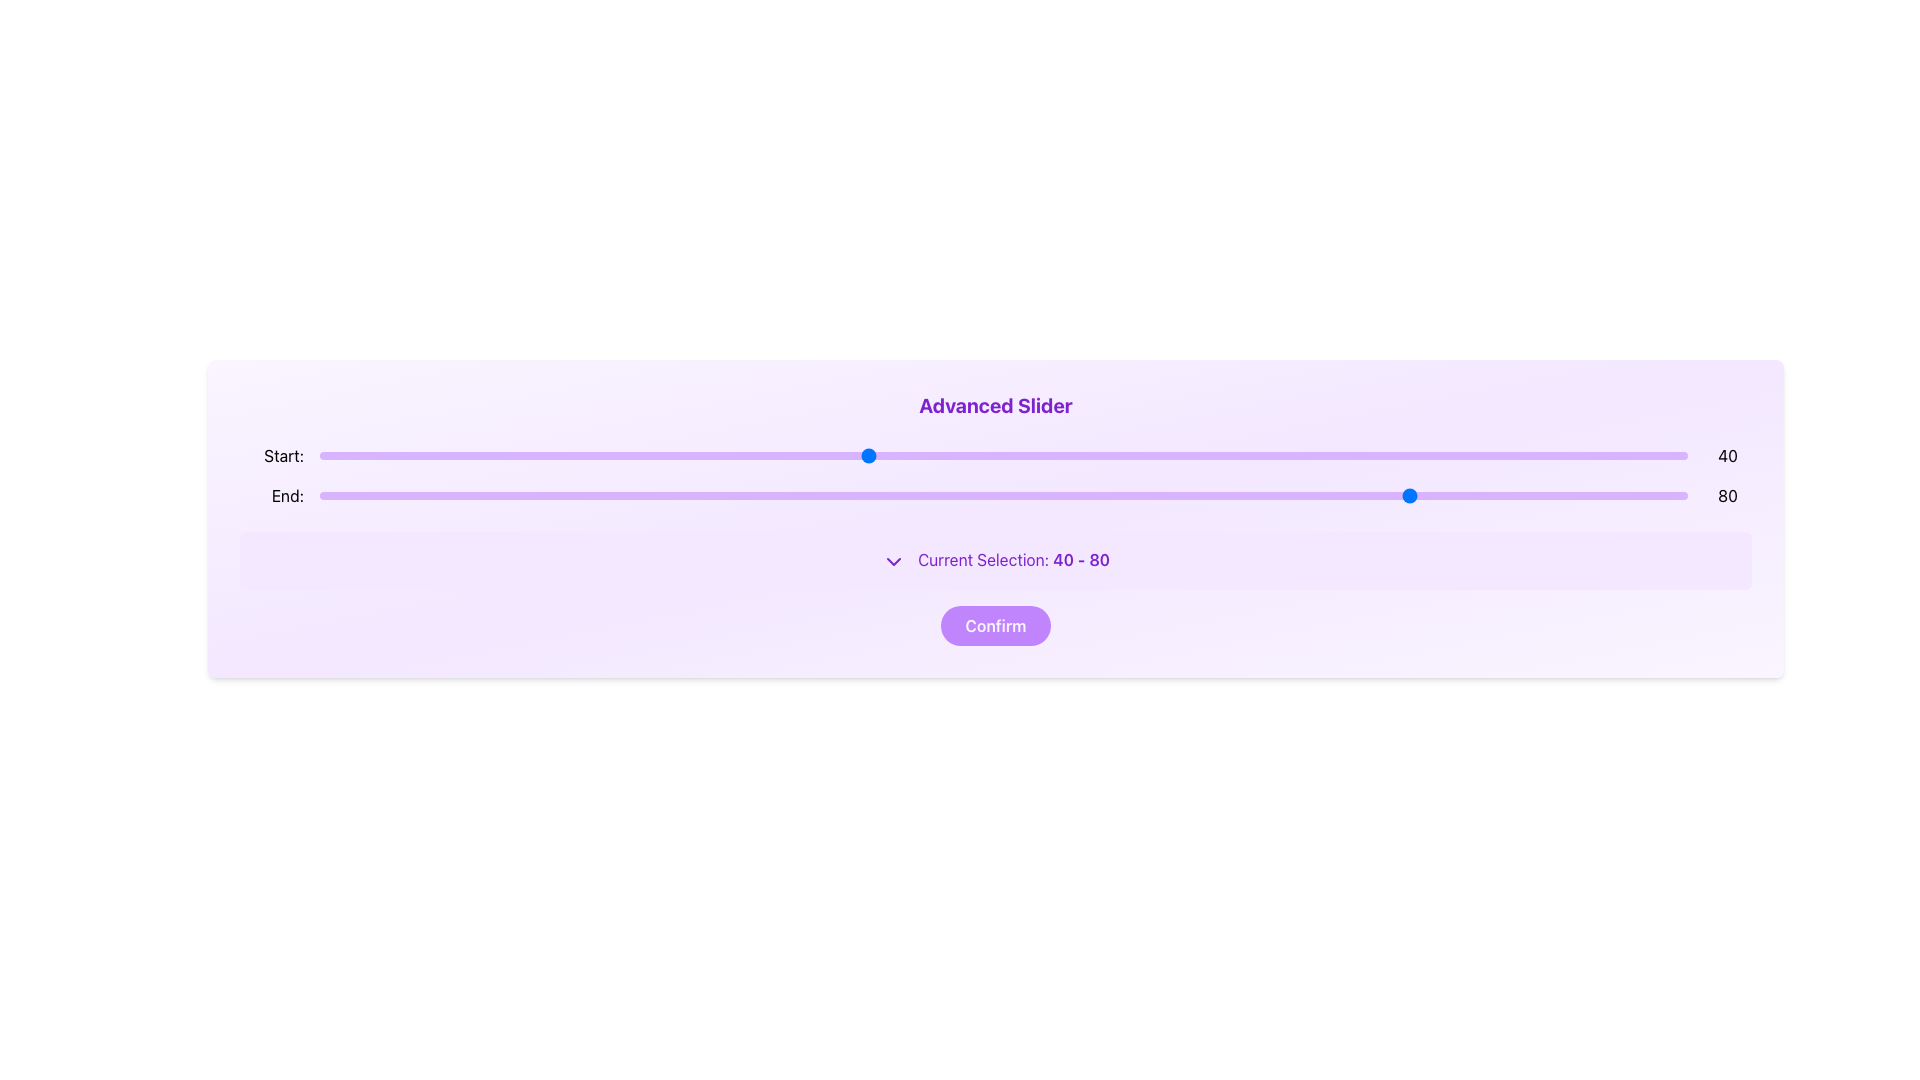 Image resolution: width=1920 pixels, height=1080 pixels. Describe the element at coordinates (511, 455) in the screenshot. I see `the start slider` at that location.